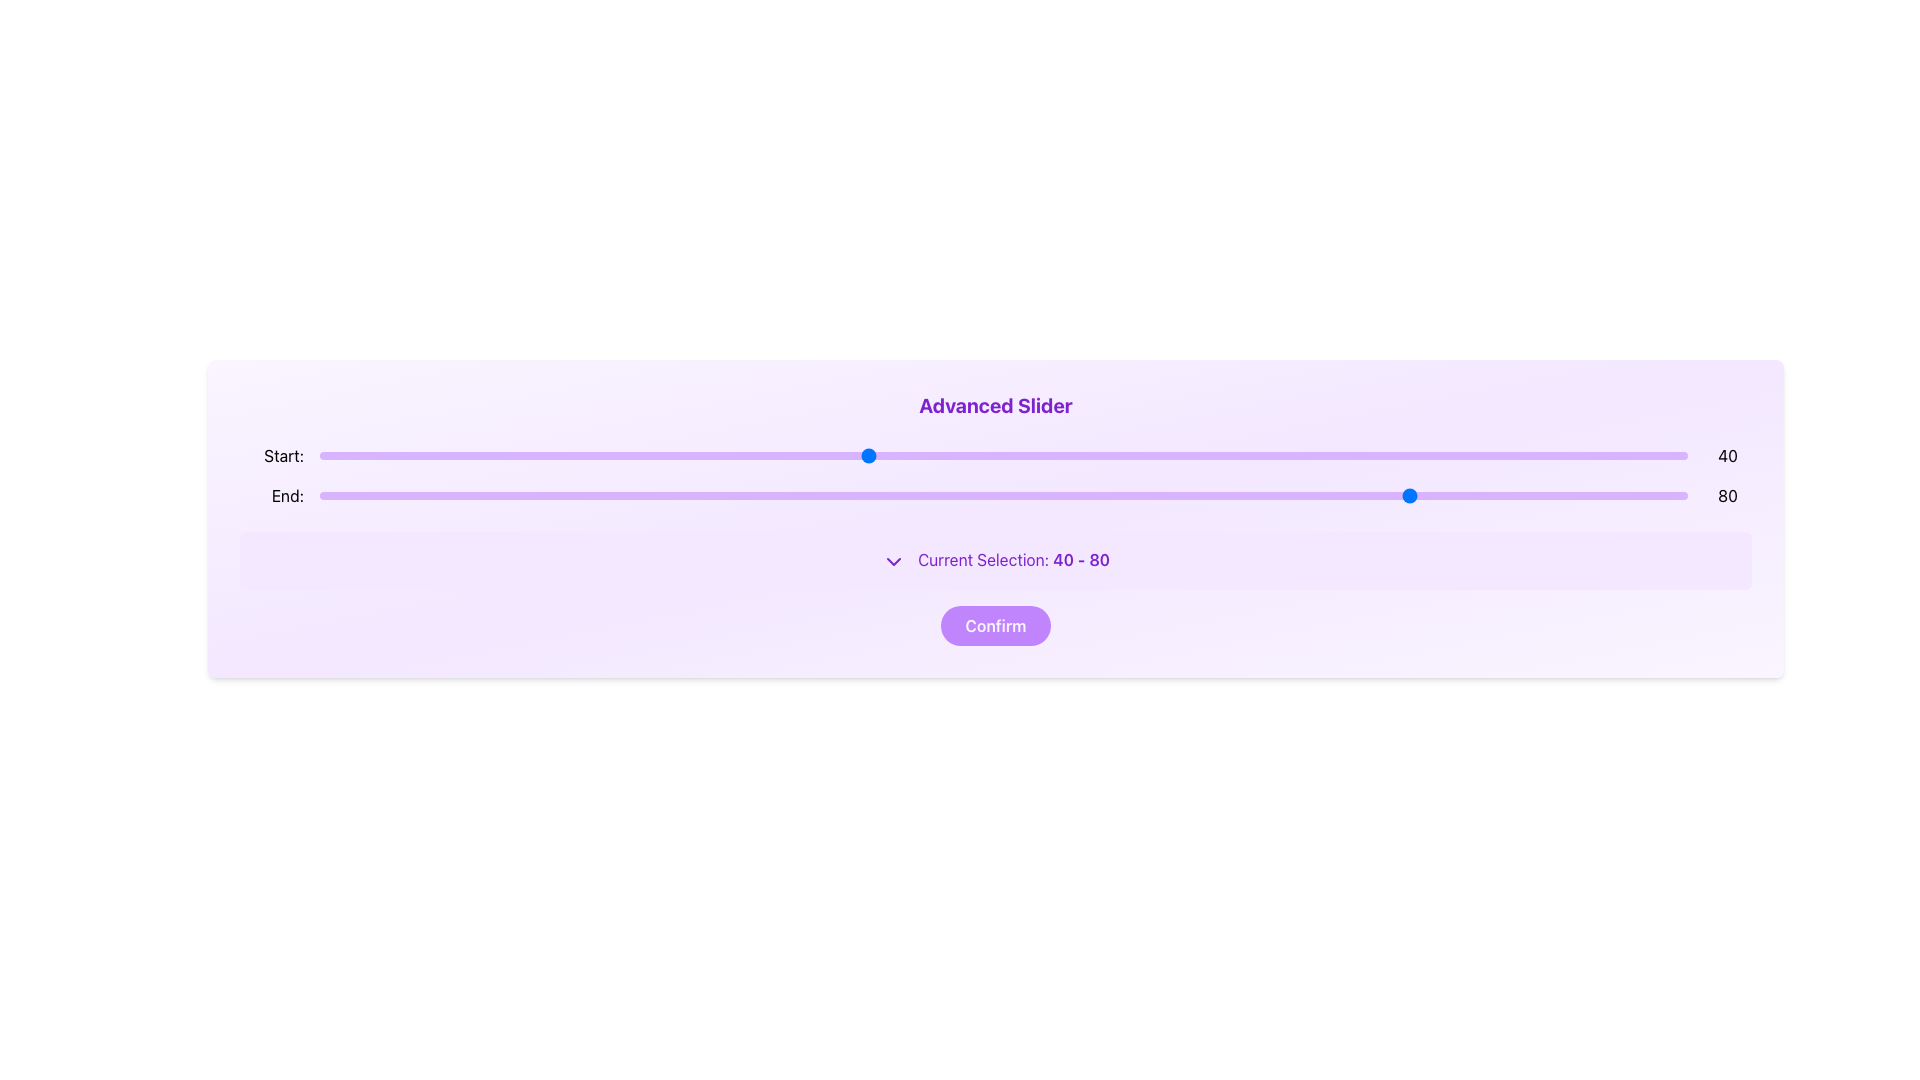 Image resolution: width=1920 pixels, height=1080 pixels. Describe the element at coordinates (511, 455) in the screenshot. I see `the start slider` at that location.